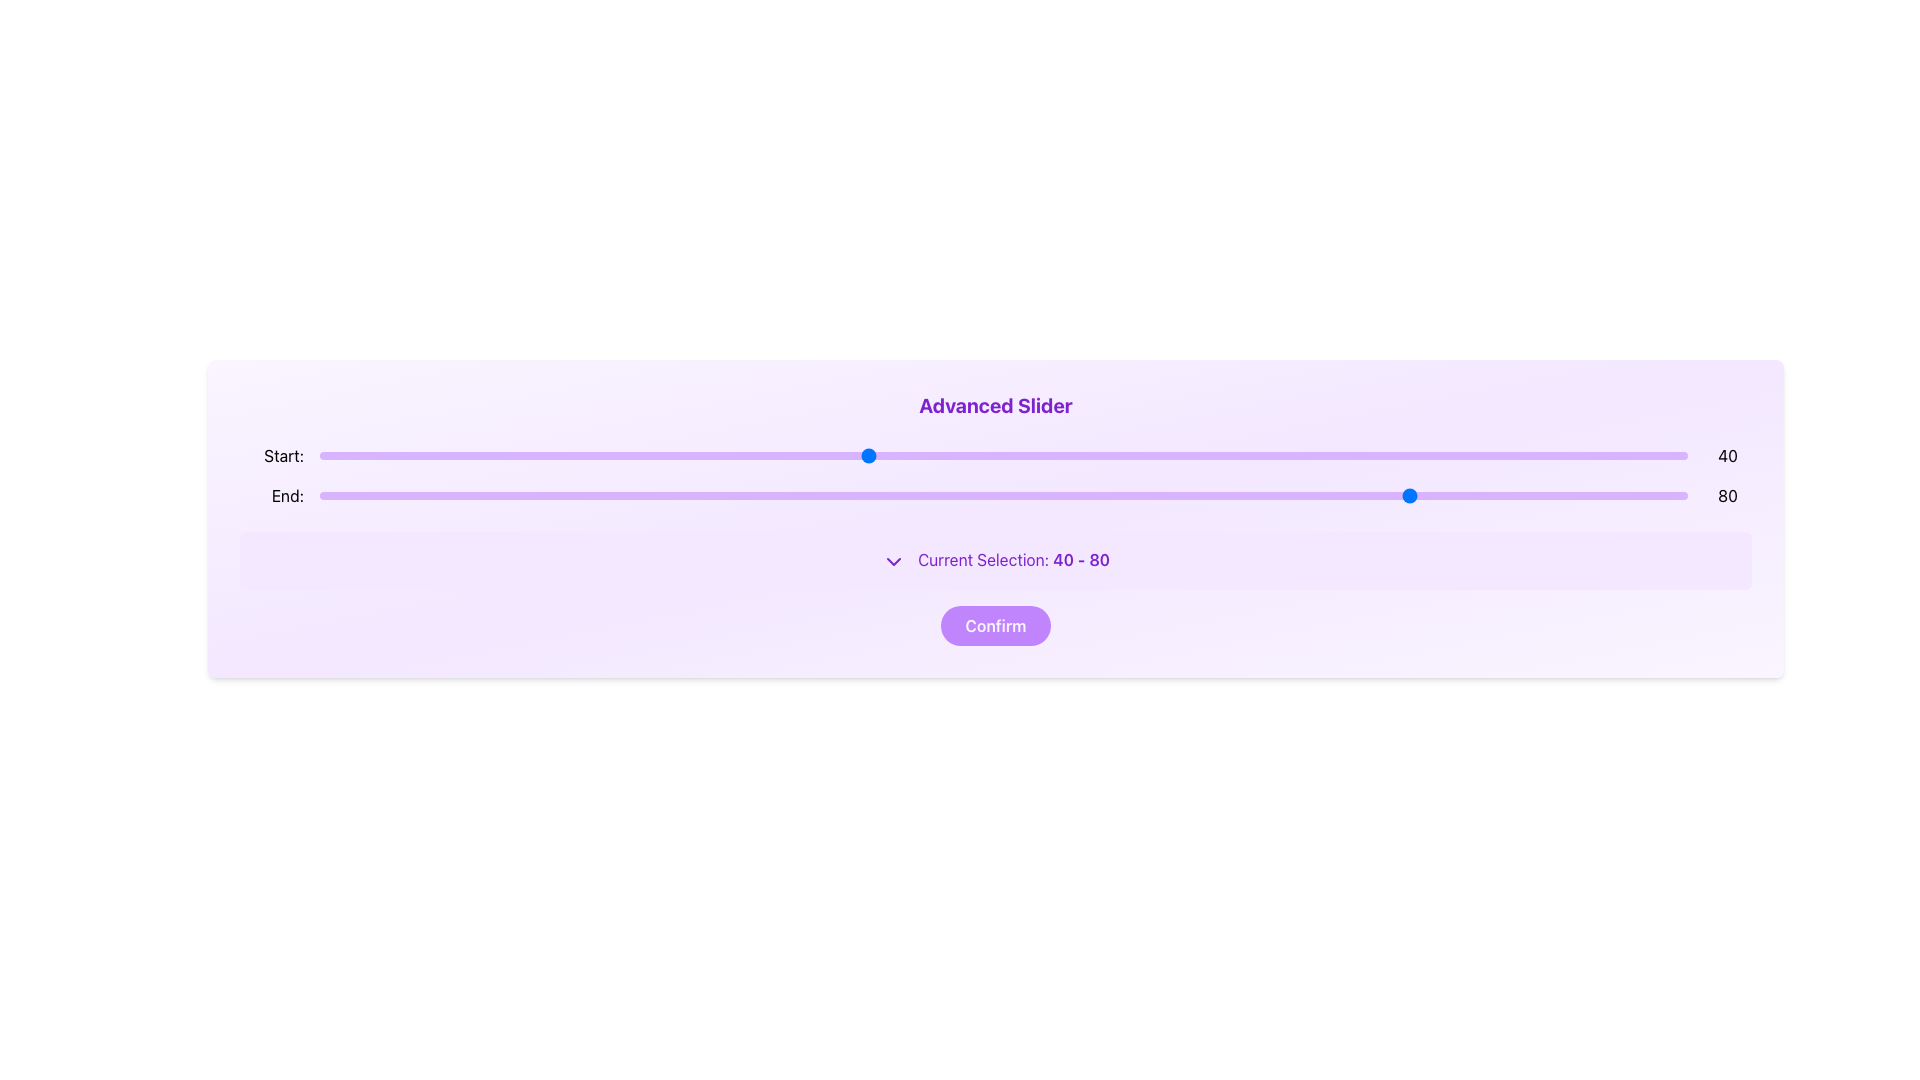 Image resolution: width=1920 pixels, height=1080 pixels. Describe the element at coordinates (511, 455) in the screenshot. I see `the start slider` at that location.